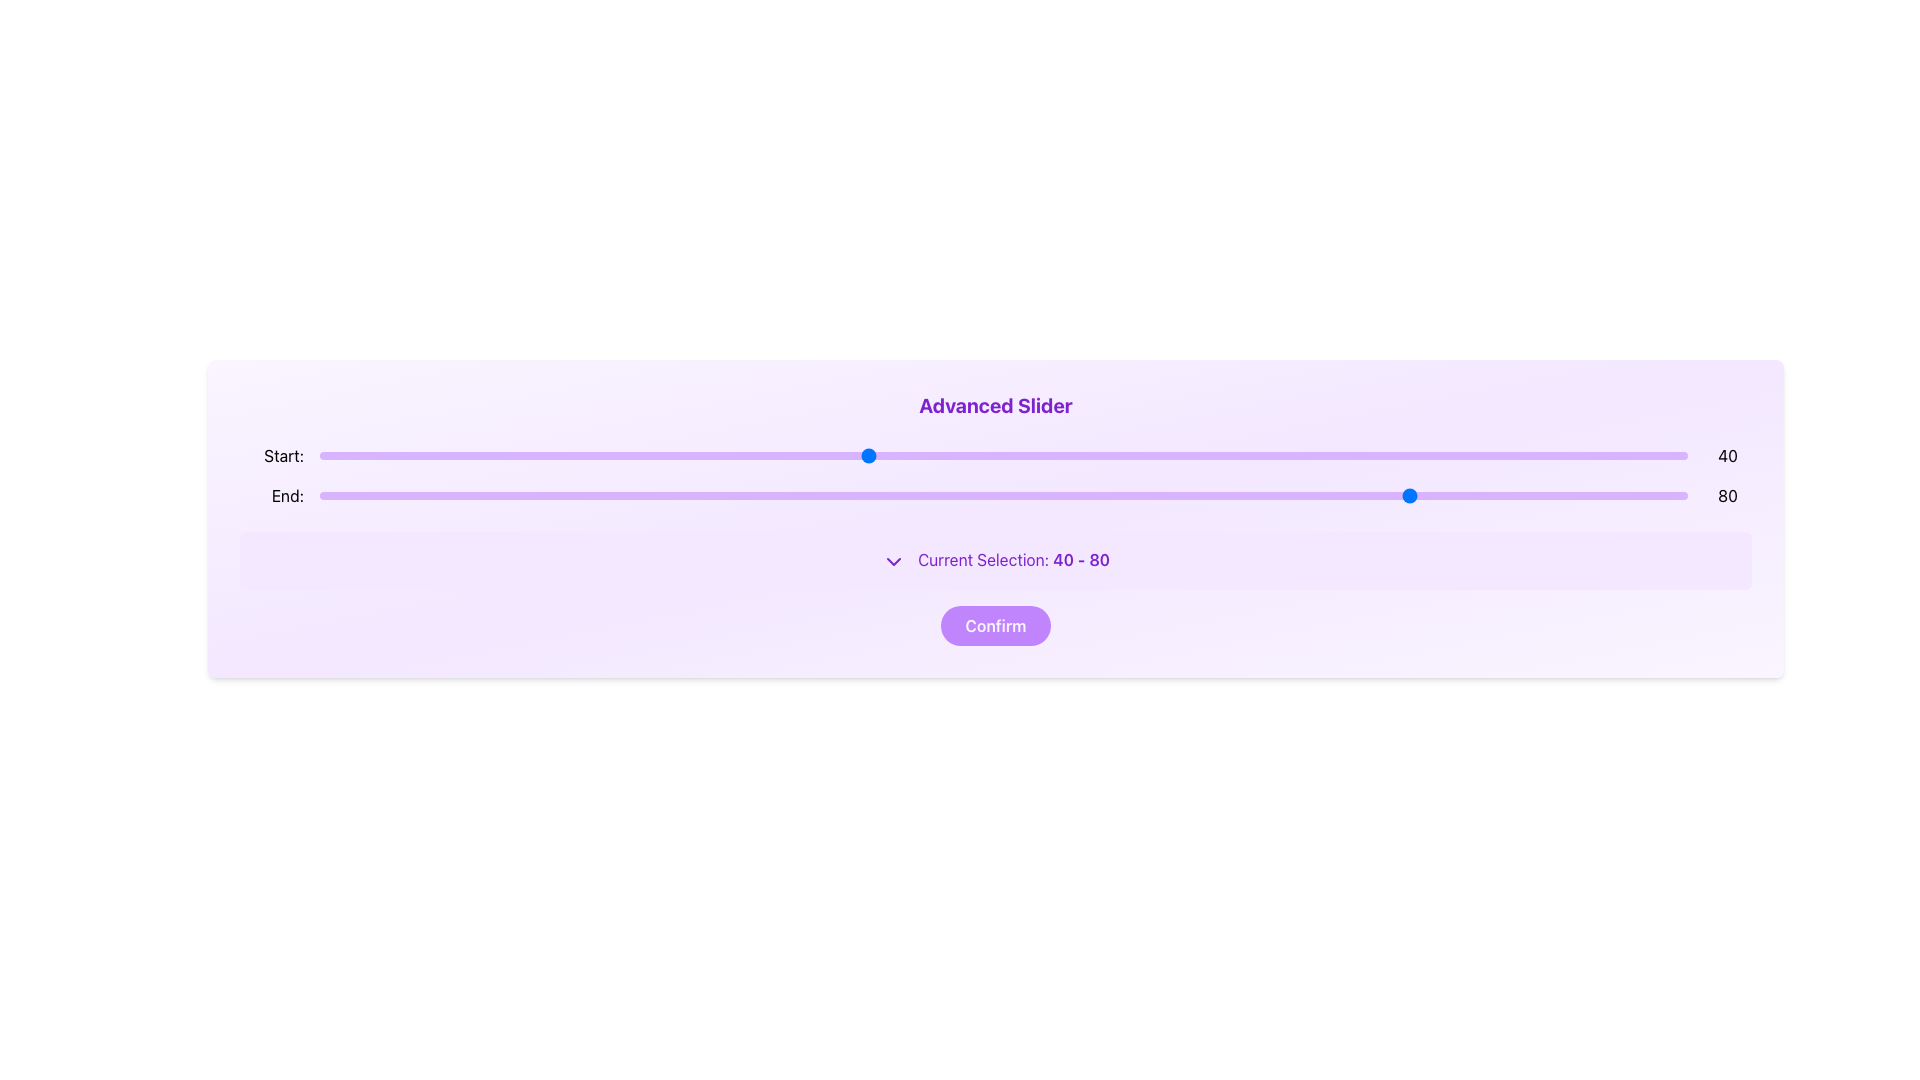 Image resolution: width=1920 pixels, height=1080 pixels. Describe the element at coordinates (511, 455) in the screenshot. I see `the start slider` at that location.